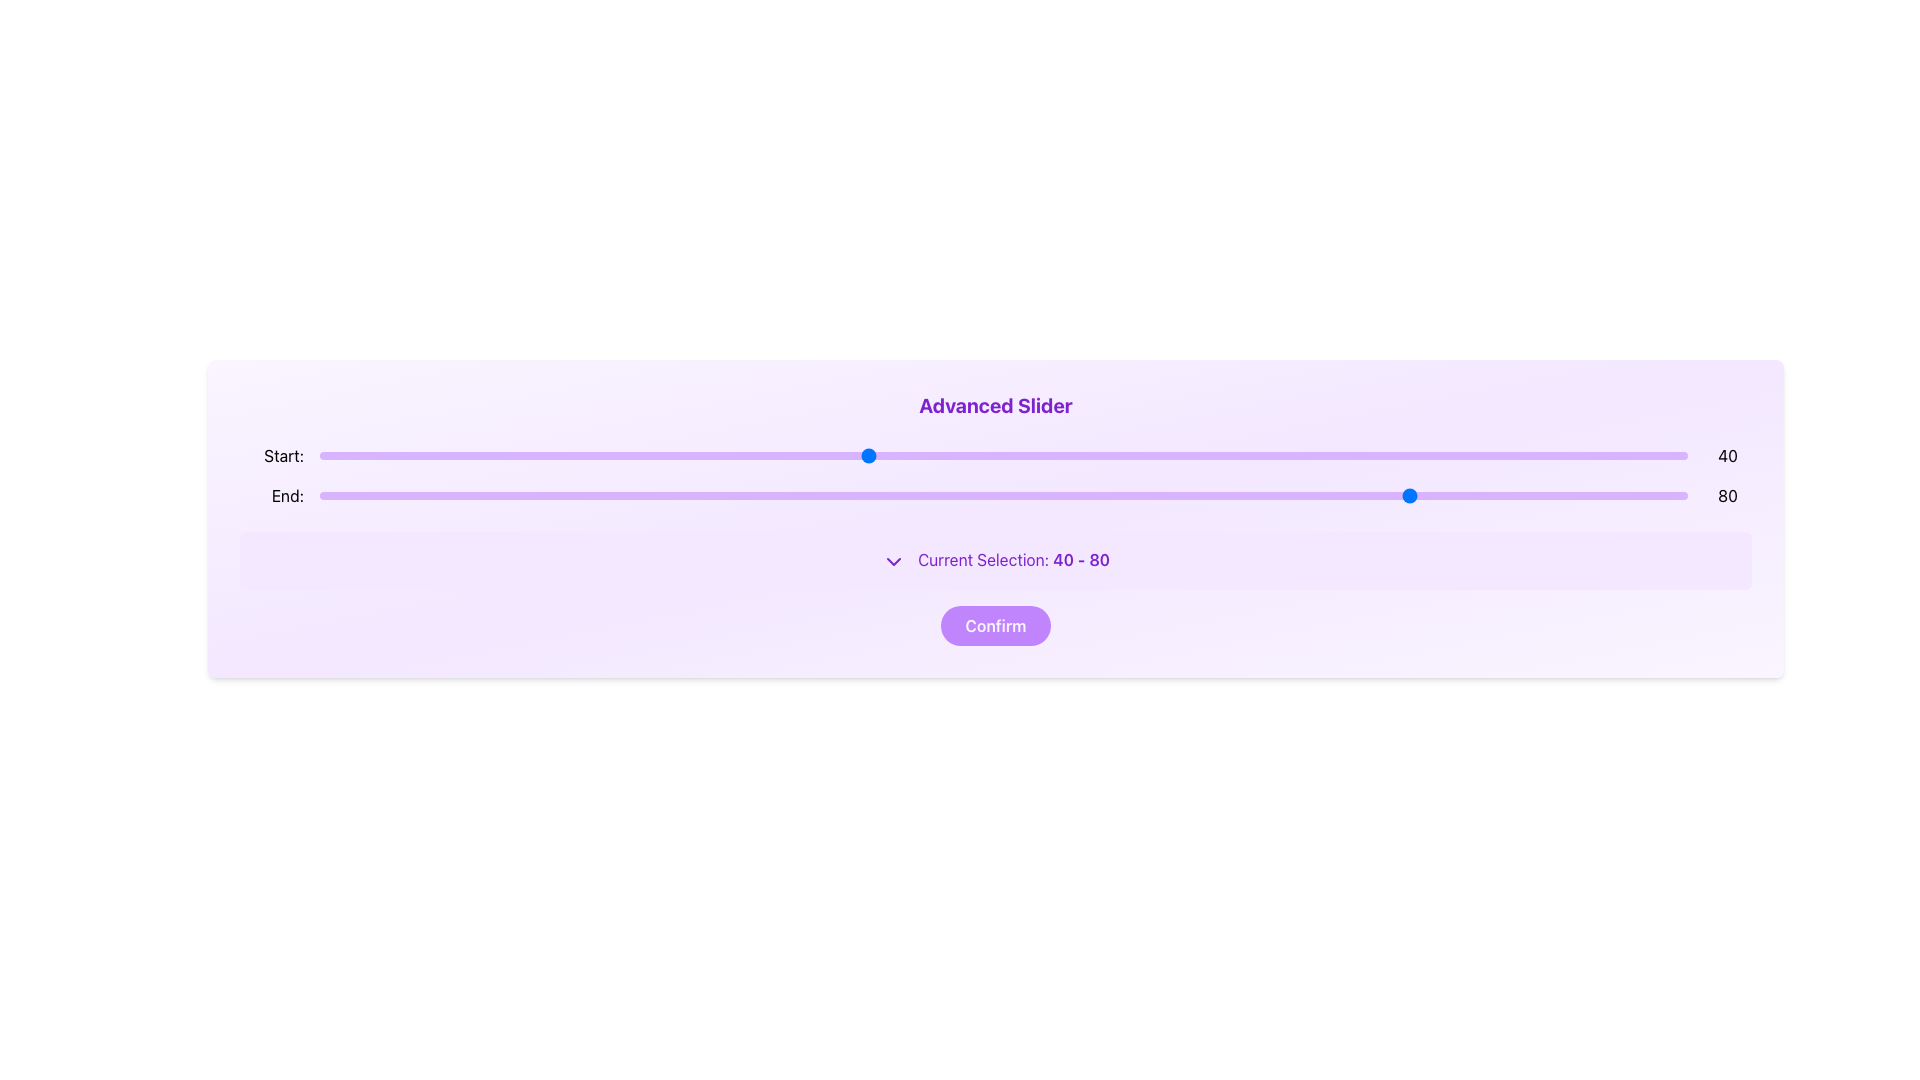 Image resolution: width=1920 pixels, height=1080 pixels. Describe the element at coordinates (511, 455) in the screenshot. I see `the start slider` at that location.